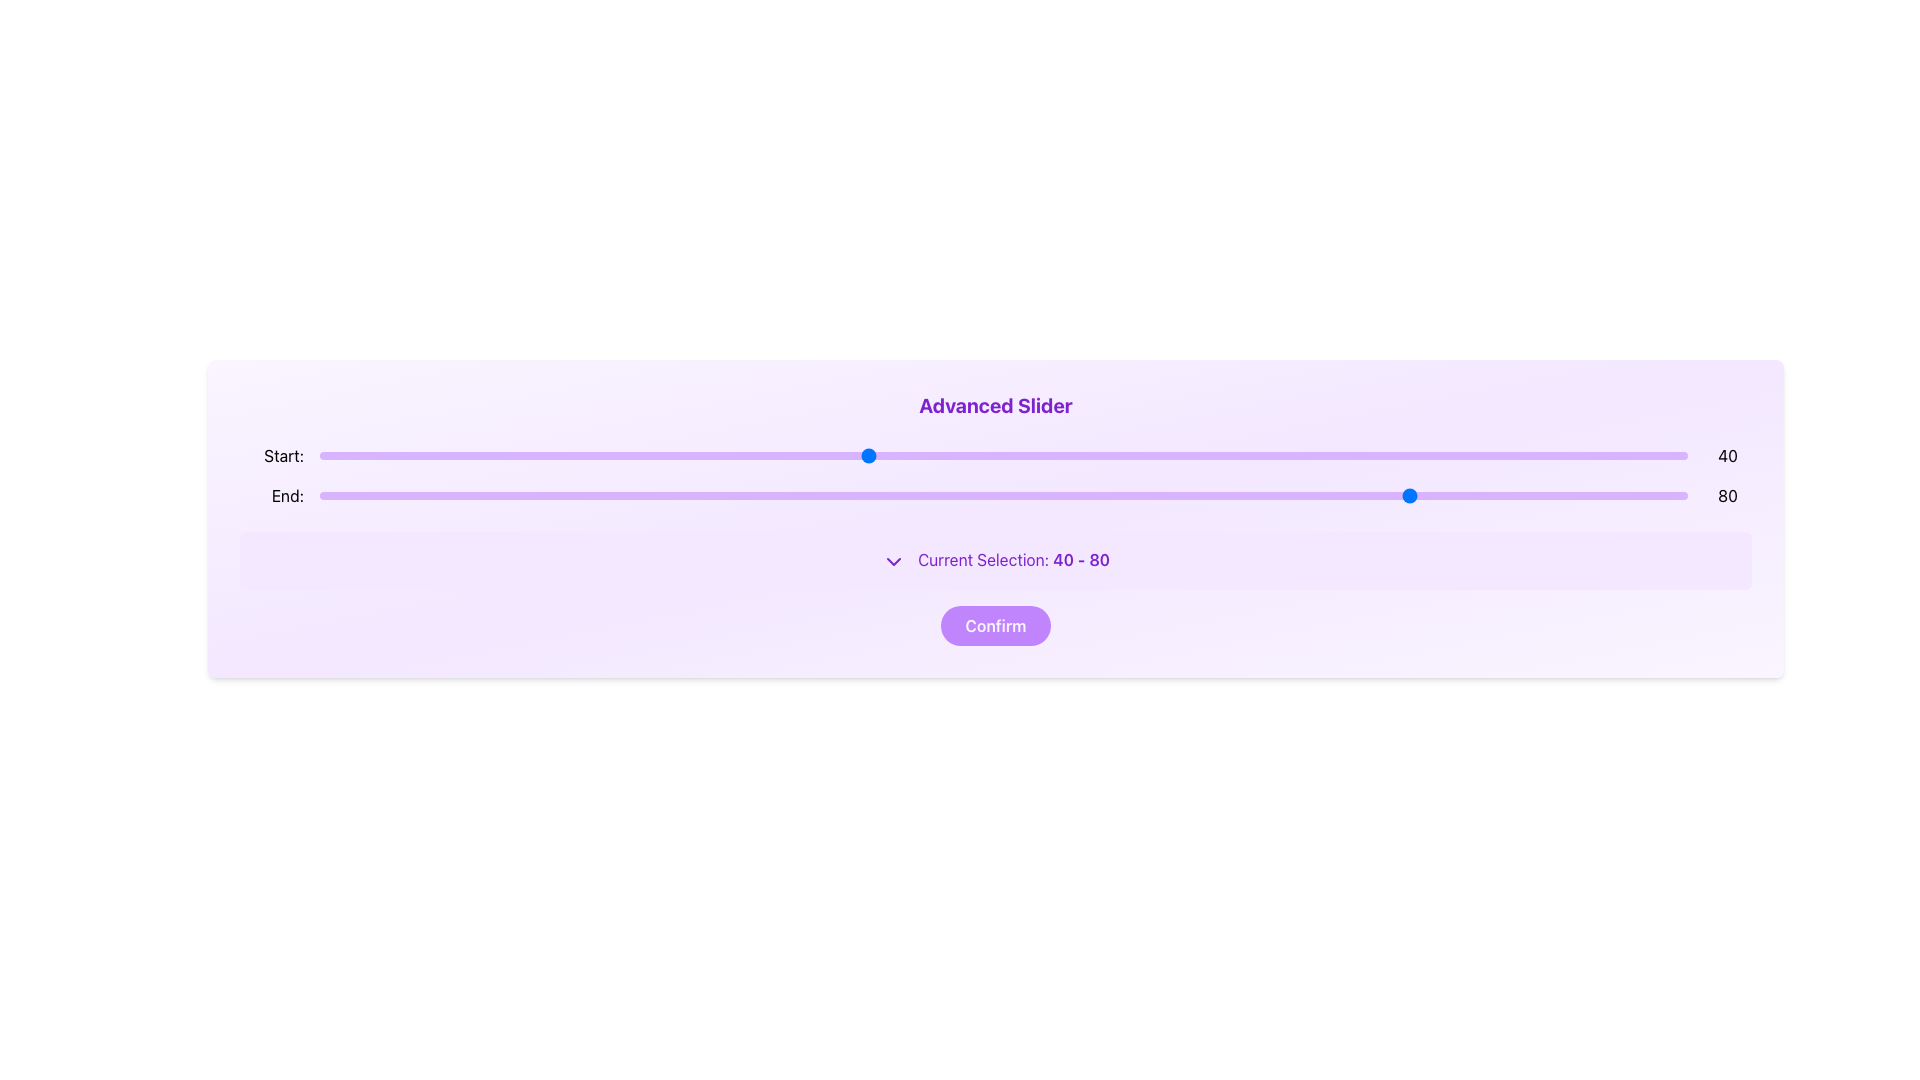 Image resolution: width=1920 pixels, height=1080 pixels. Describe the element at coordinates (511, 455) in the screenshot. I see `the start slider` at that location.